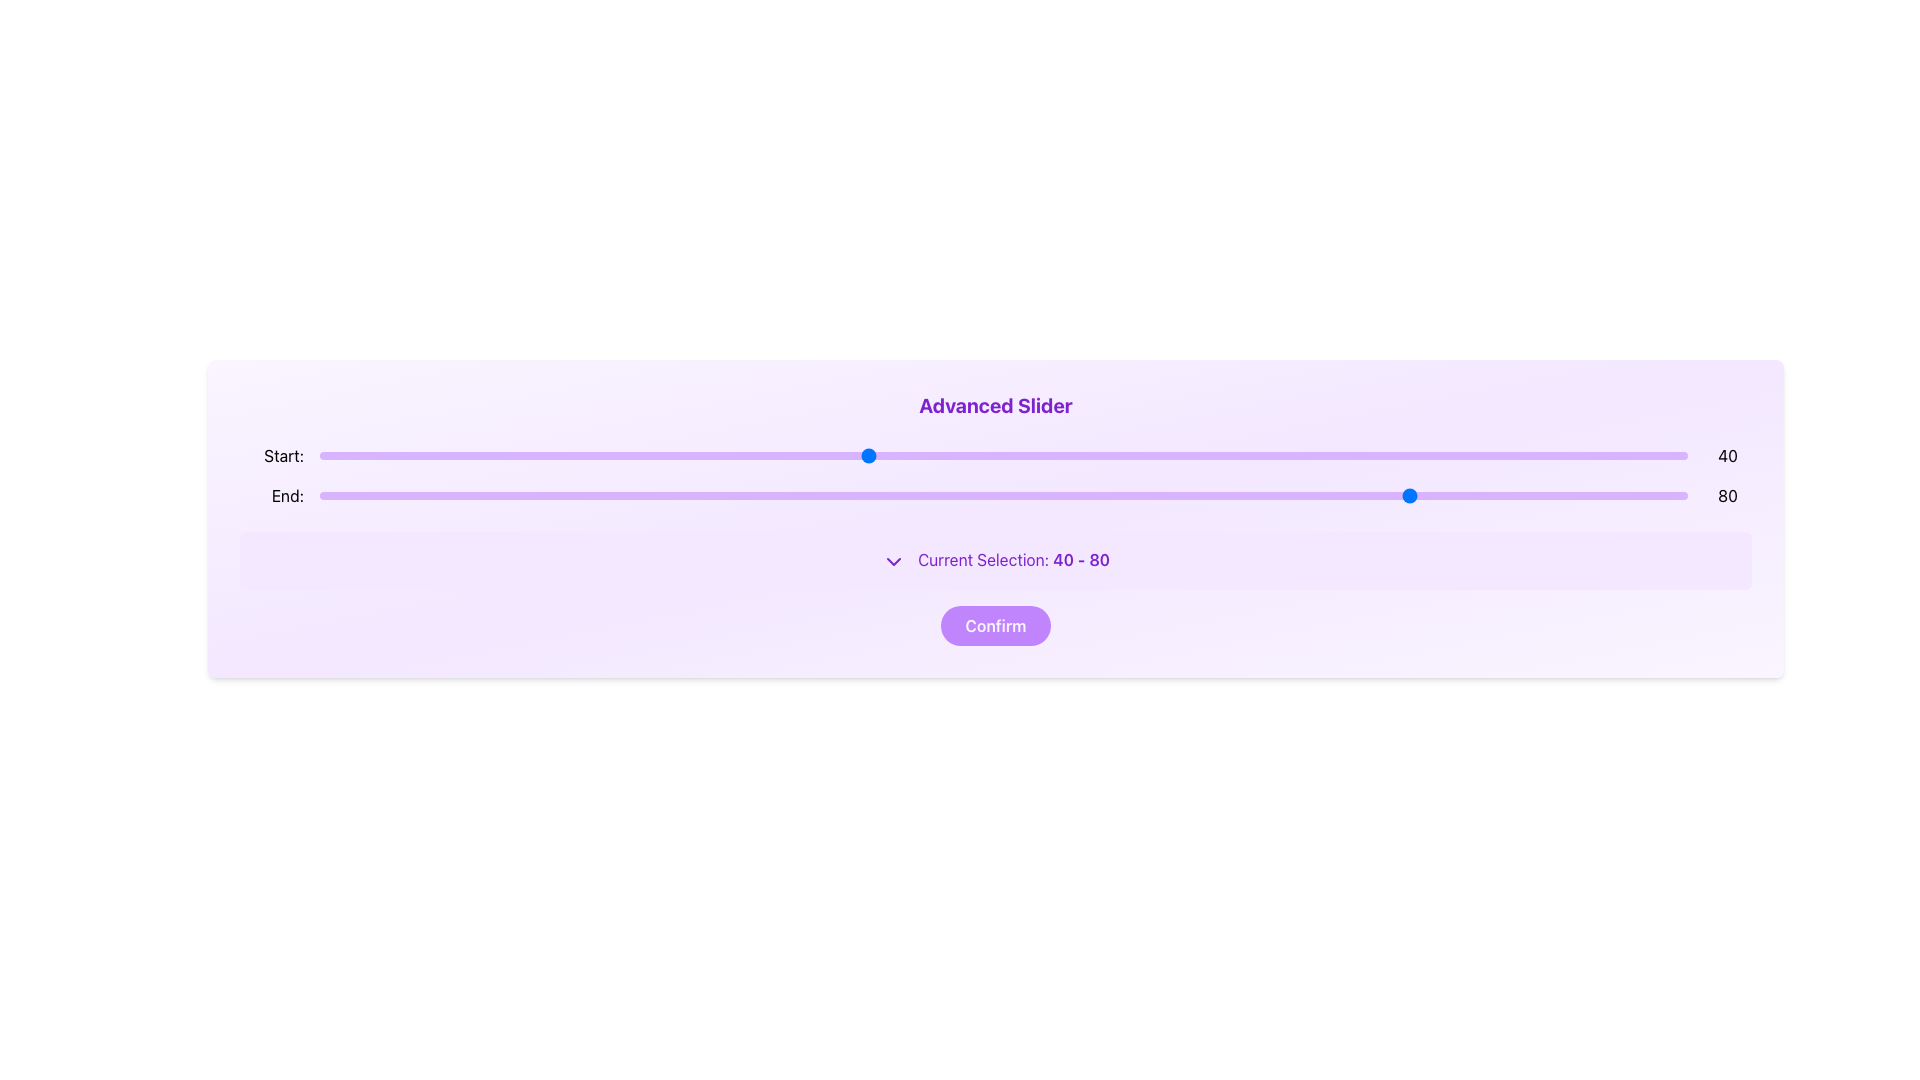 Image resolution: width=1920 pixels, height=1080 pixels. Describe the element at coordinates (511, 455) in the screenshot. I see `the start slider` at that location.